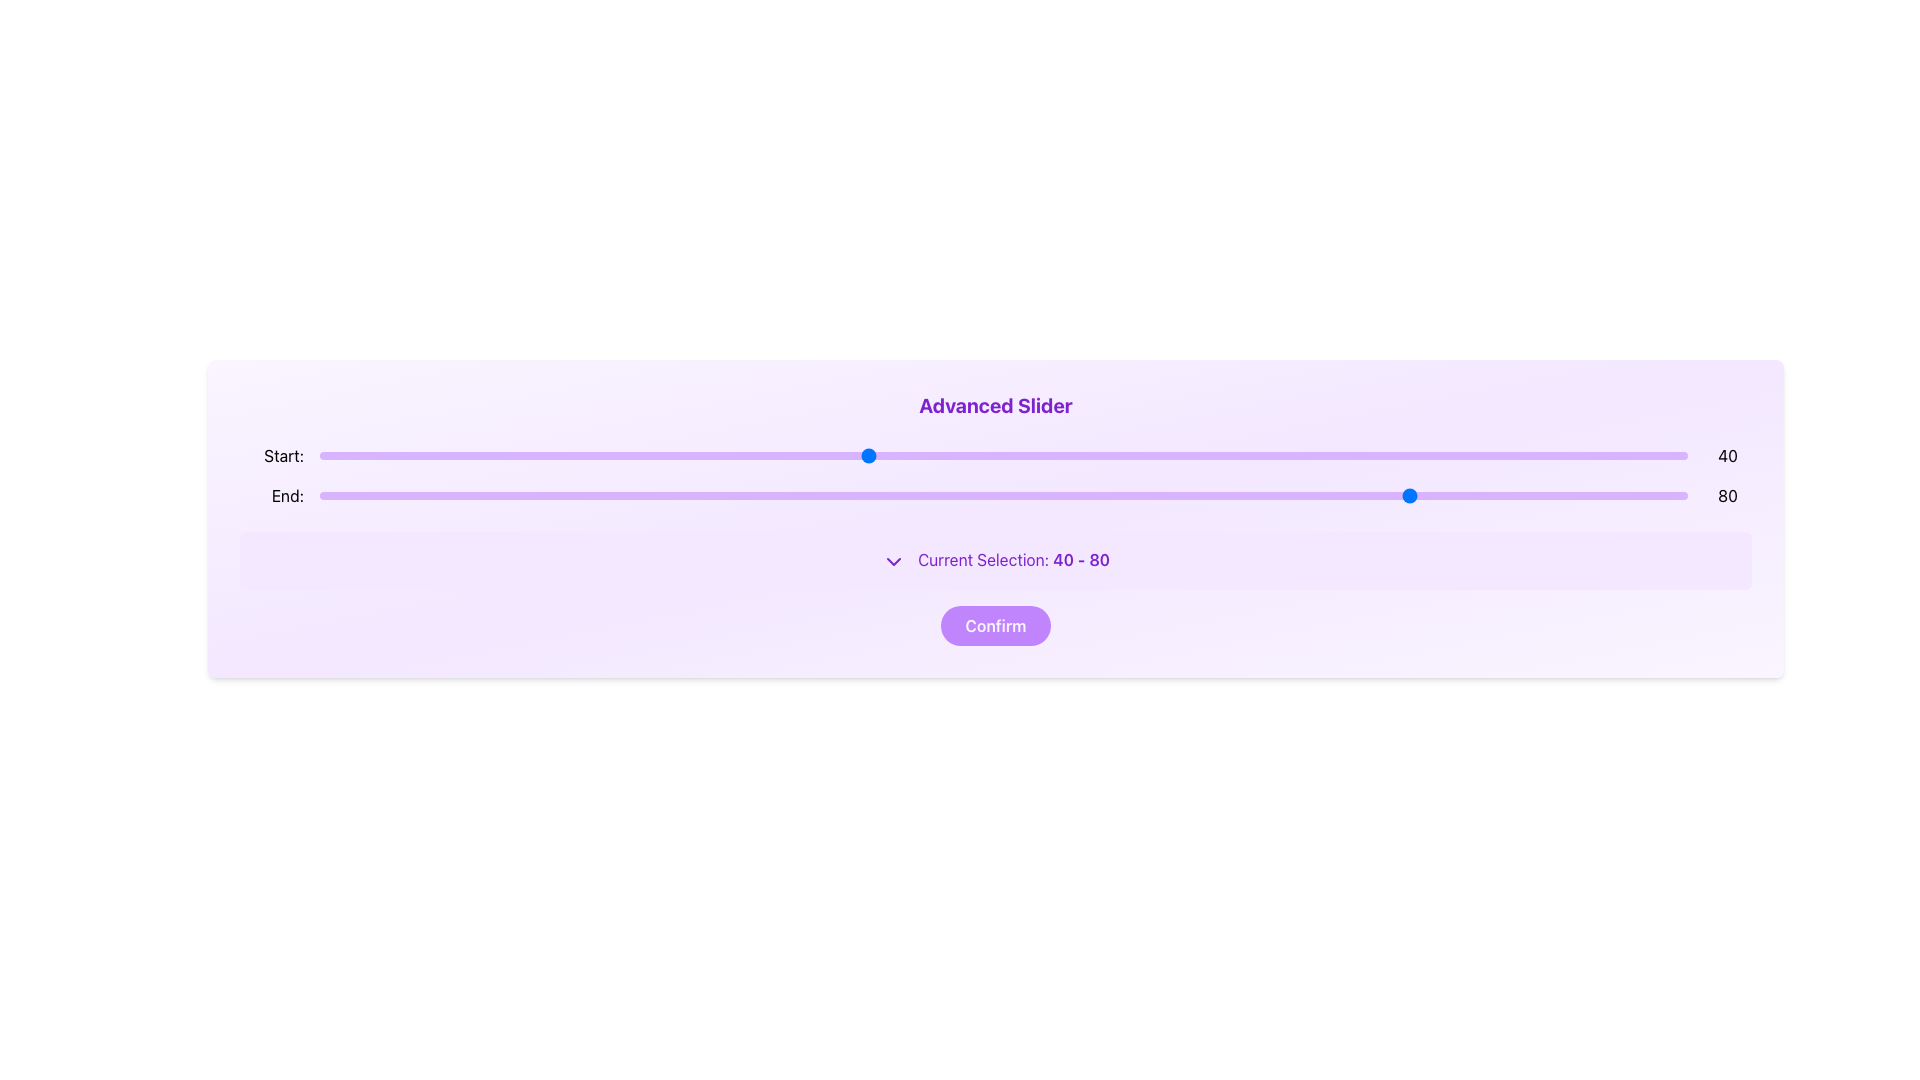 Image resolution: width=1920 pixels, height=1080 pixels. Describe the element at coordinates (511, 455) in the screenshot. I see `the start slider` at that location.